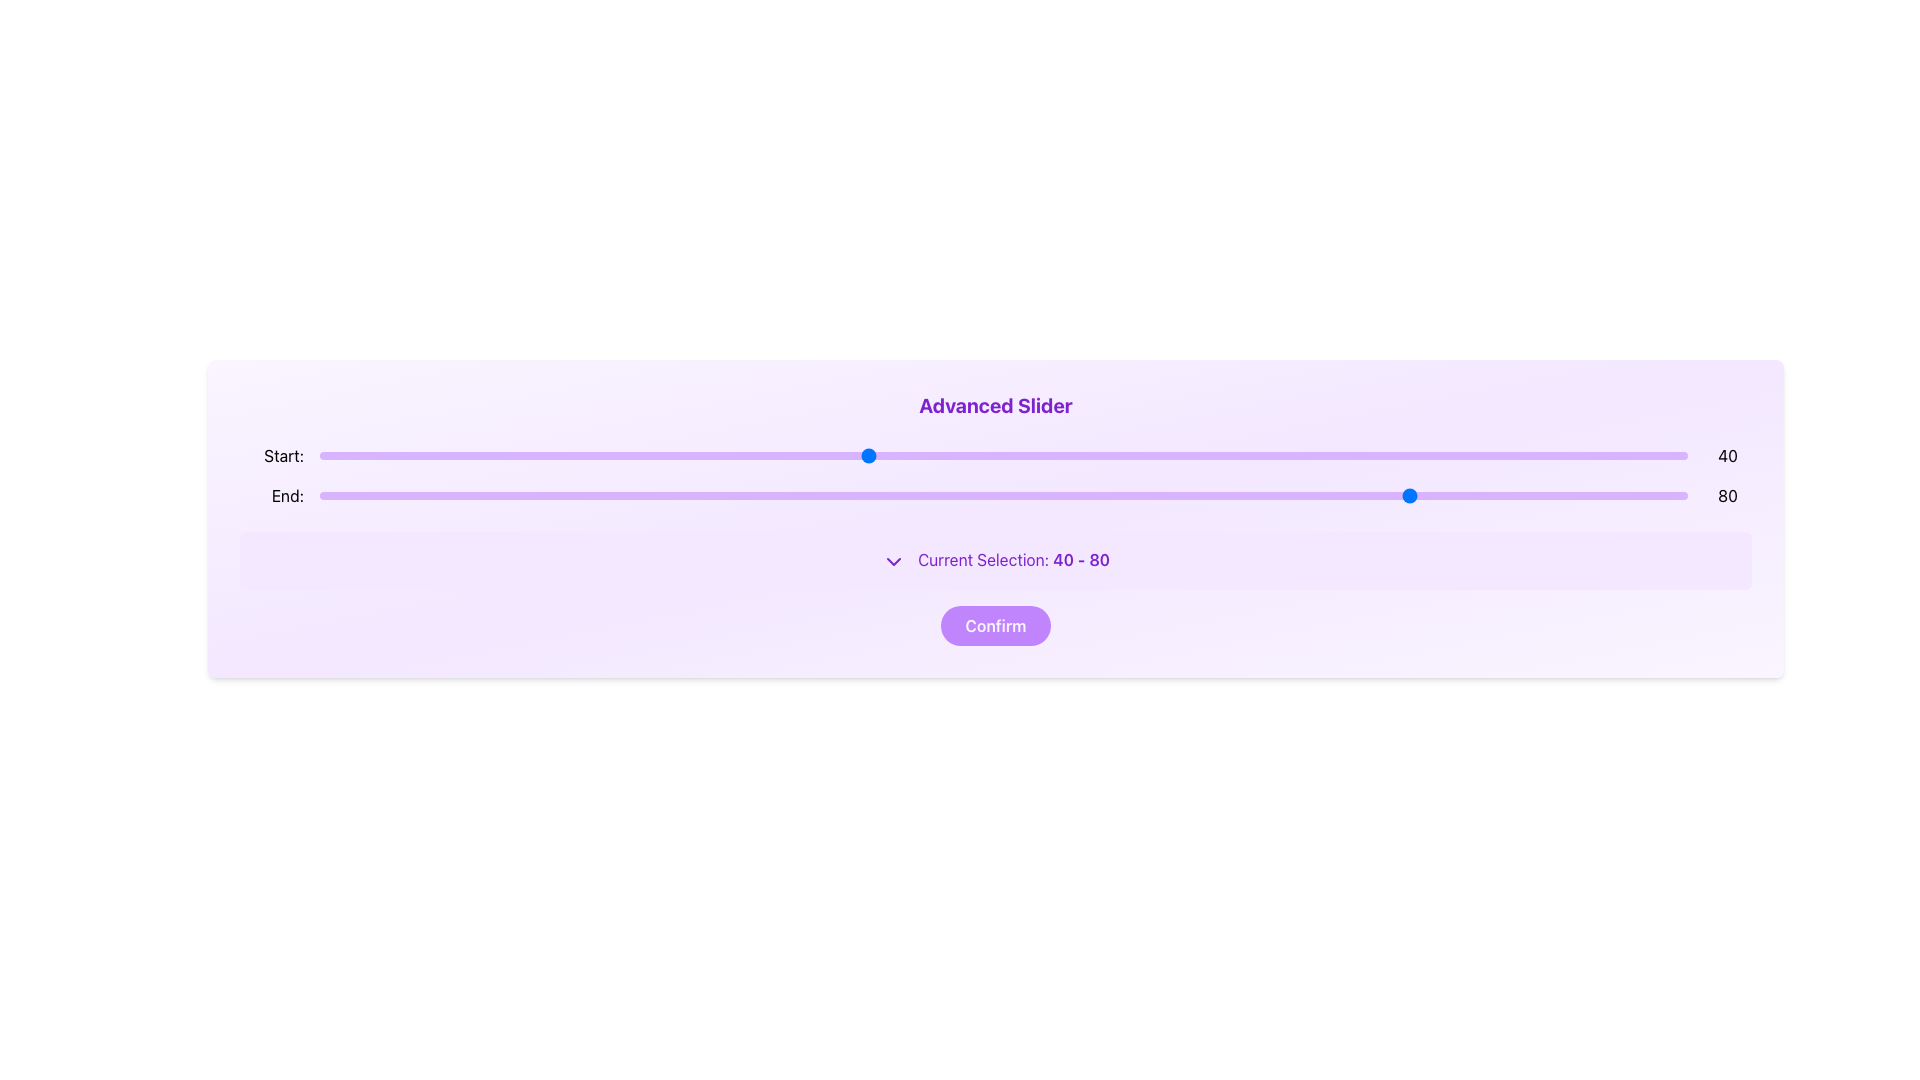 Image resolution: width=1920 pixels, height=1080 pixels. Describe the element at coordinates (511, 455) in the screenshot. I see `the start slider` at that location.